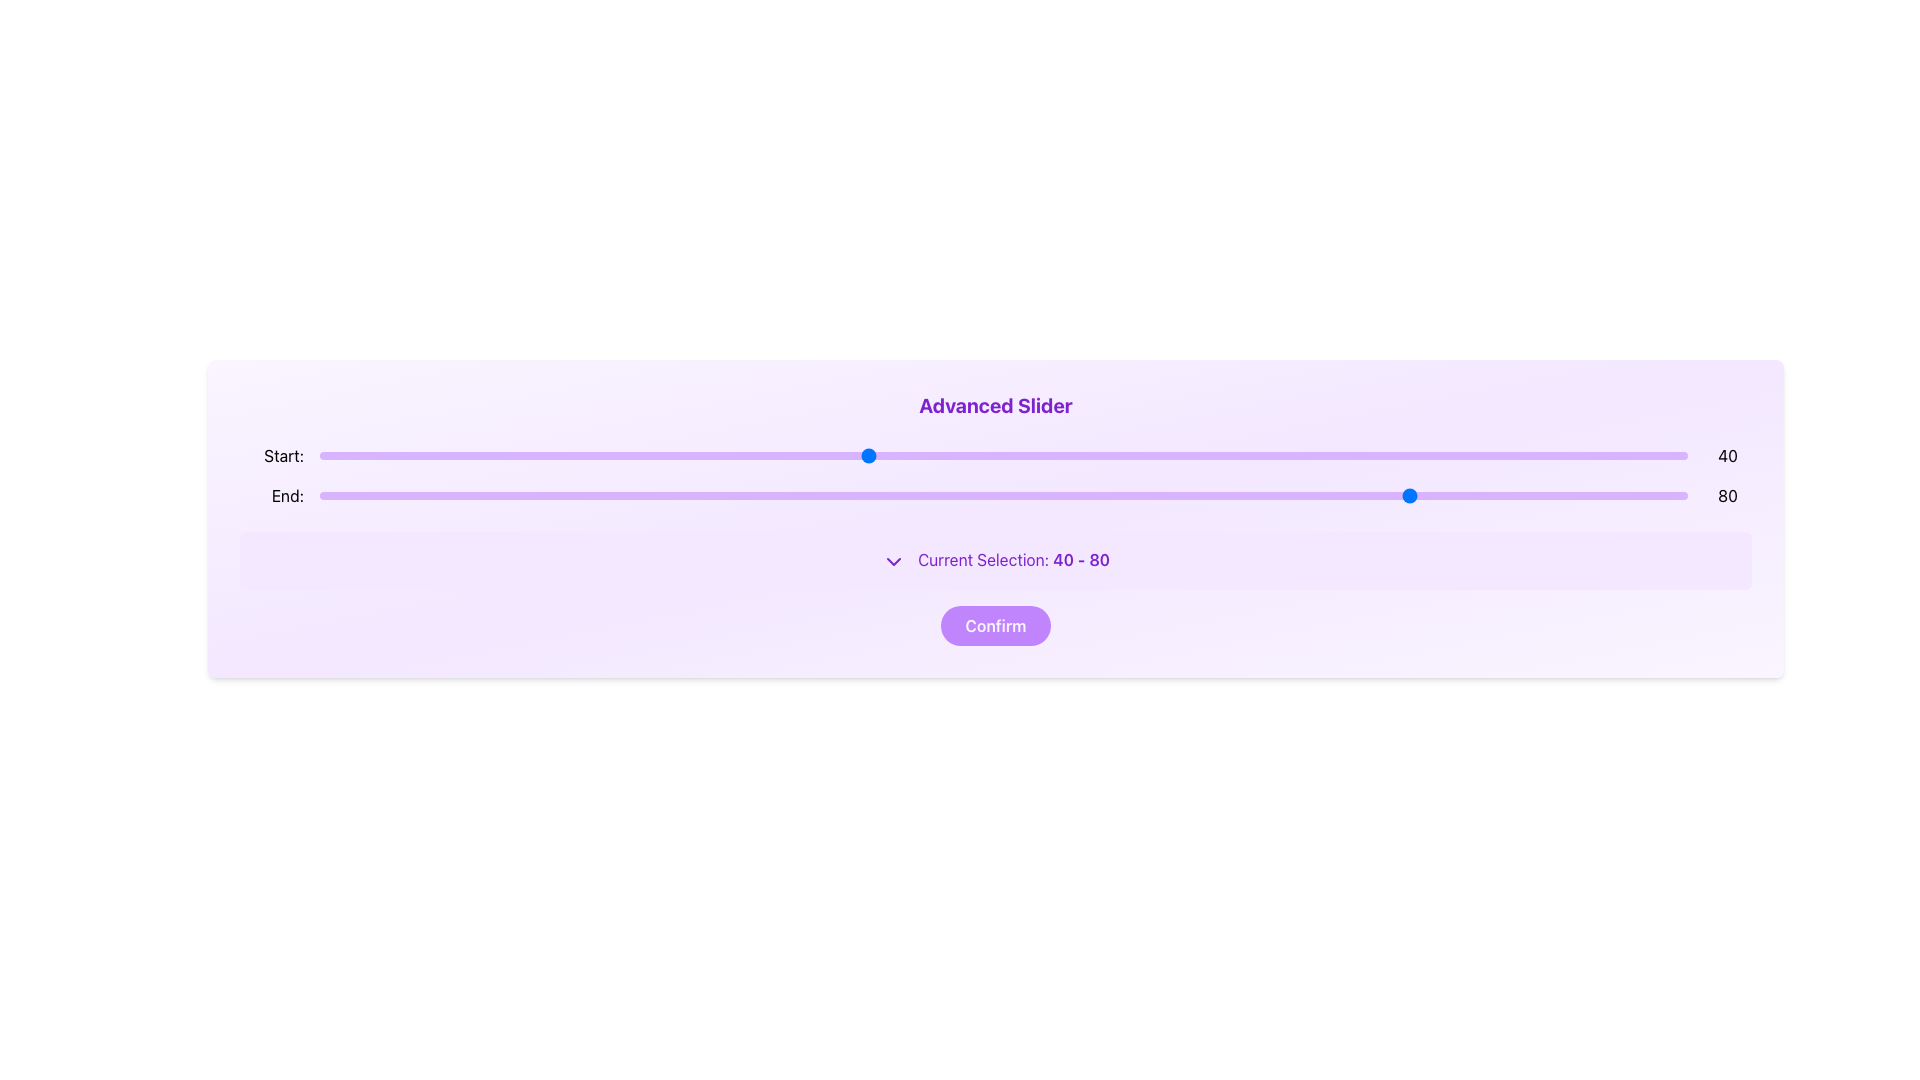 Image resolution: width=1920 pixels, height=1080 pixels. Describe the element at coordinates (511, 455) in the screenshot. I see `the start slider` at that location.